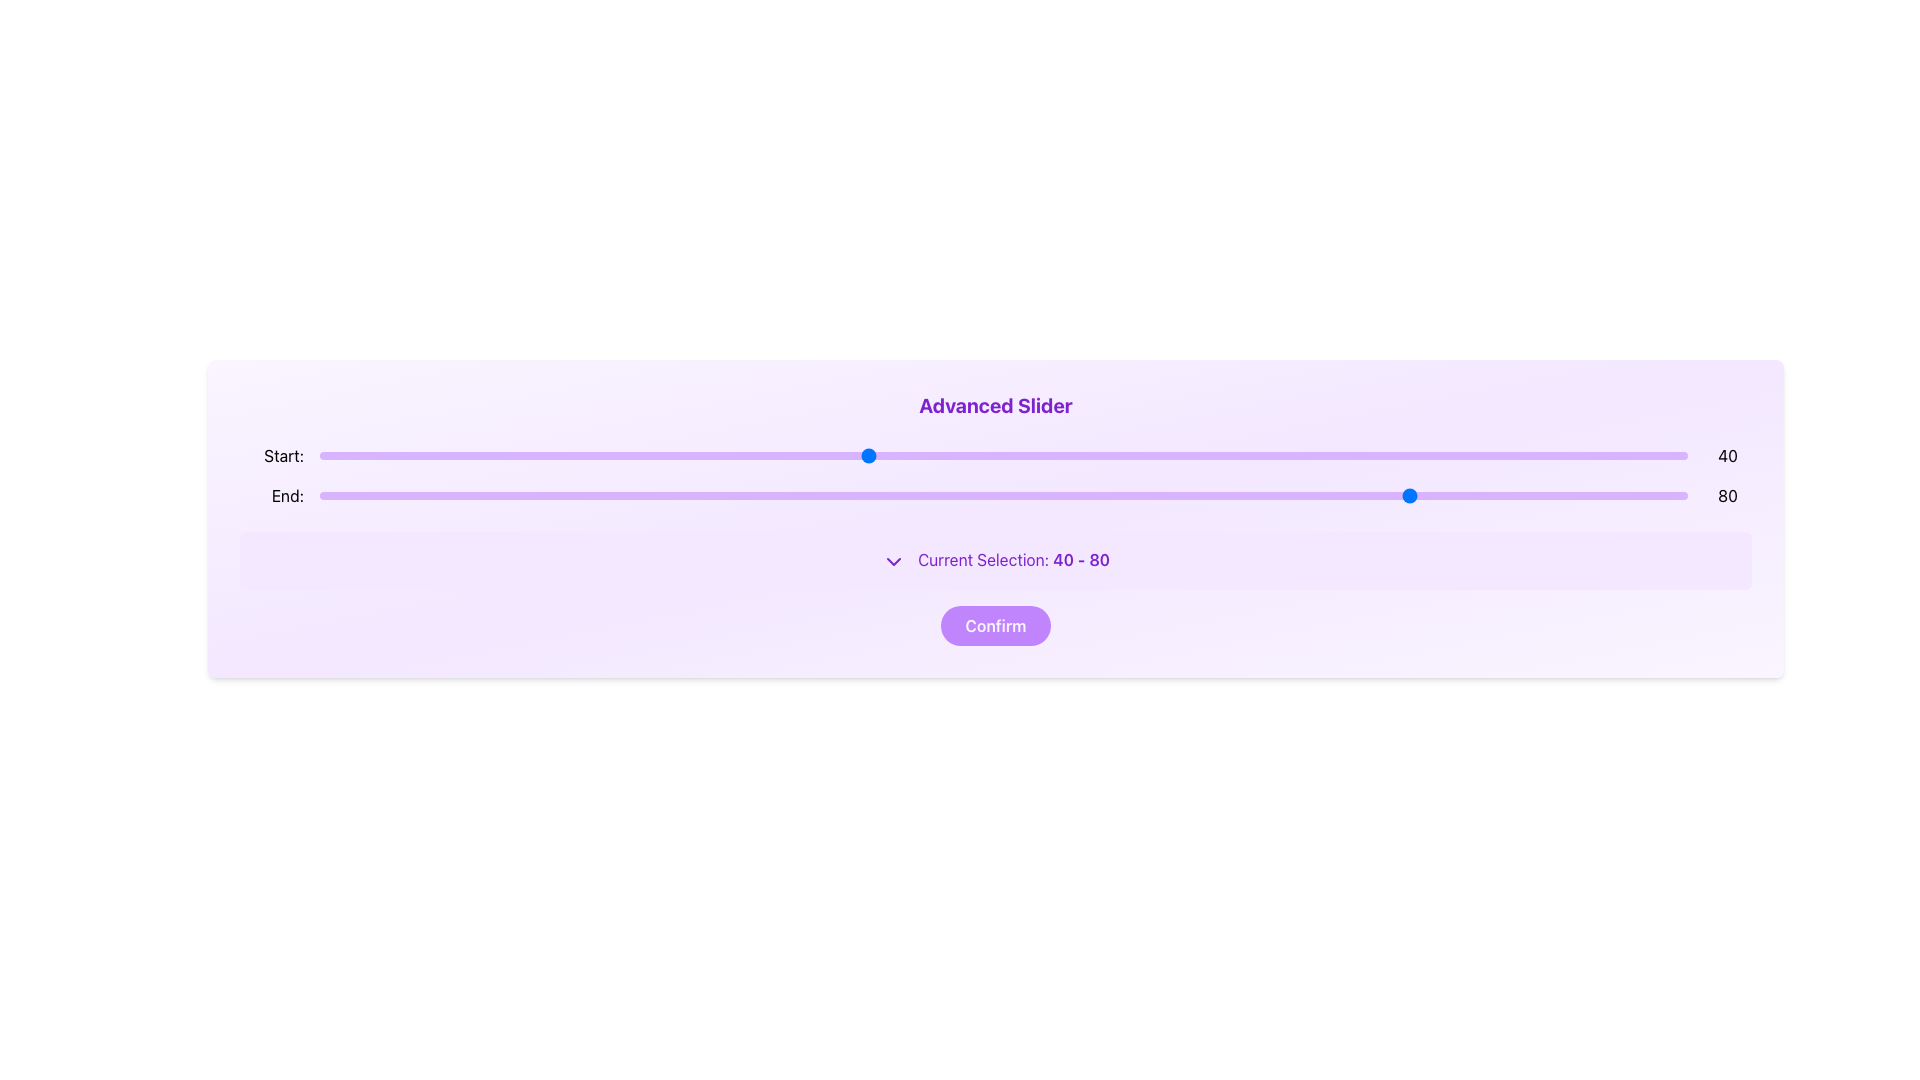 Image resolution: width=1920 pixels, height=1080 pixels. Describe the element at coordinates (511, 455) in the screenshot. I see `the start slider` at that location.